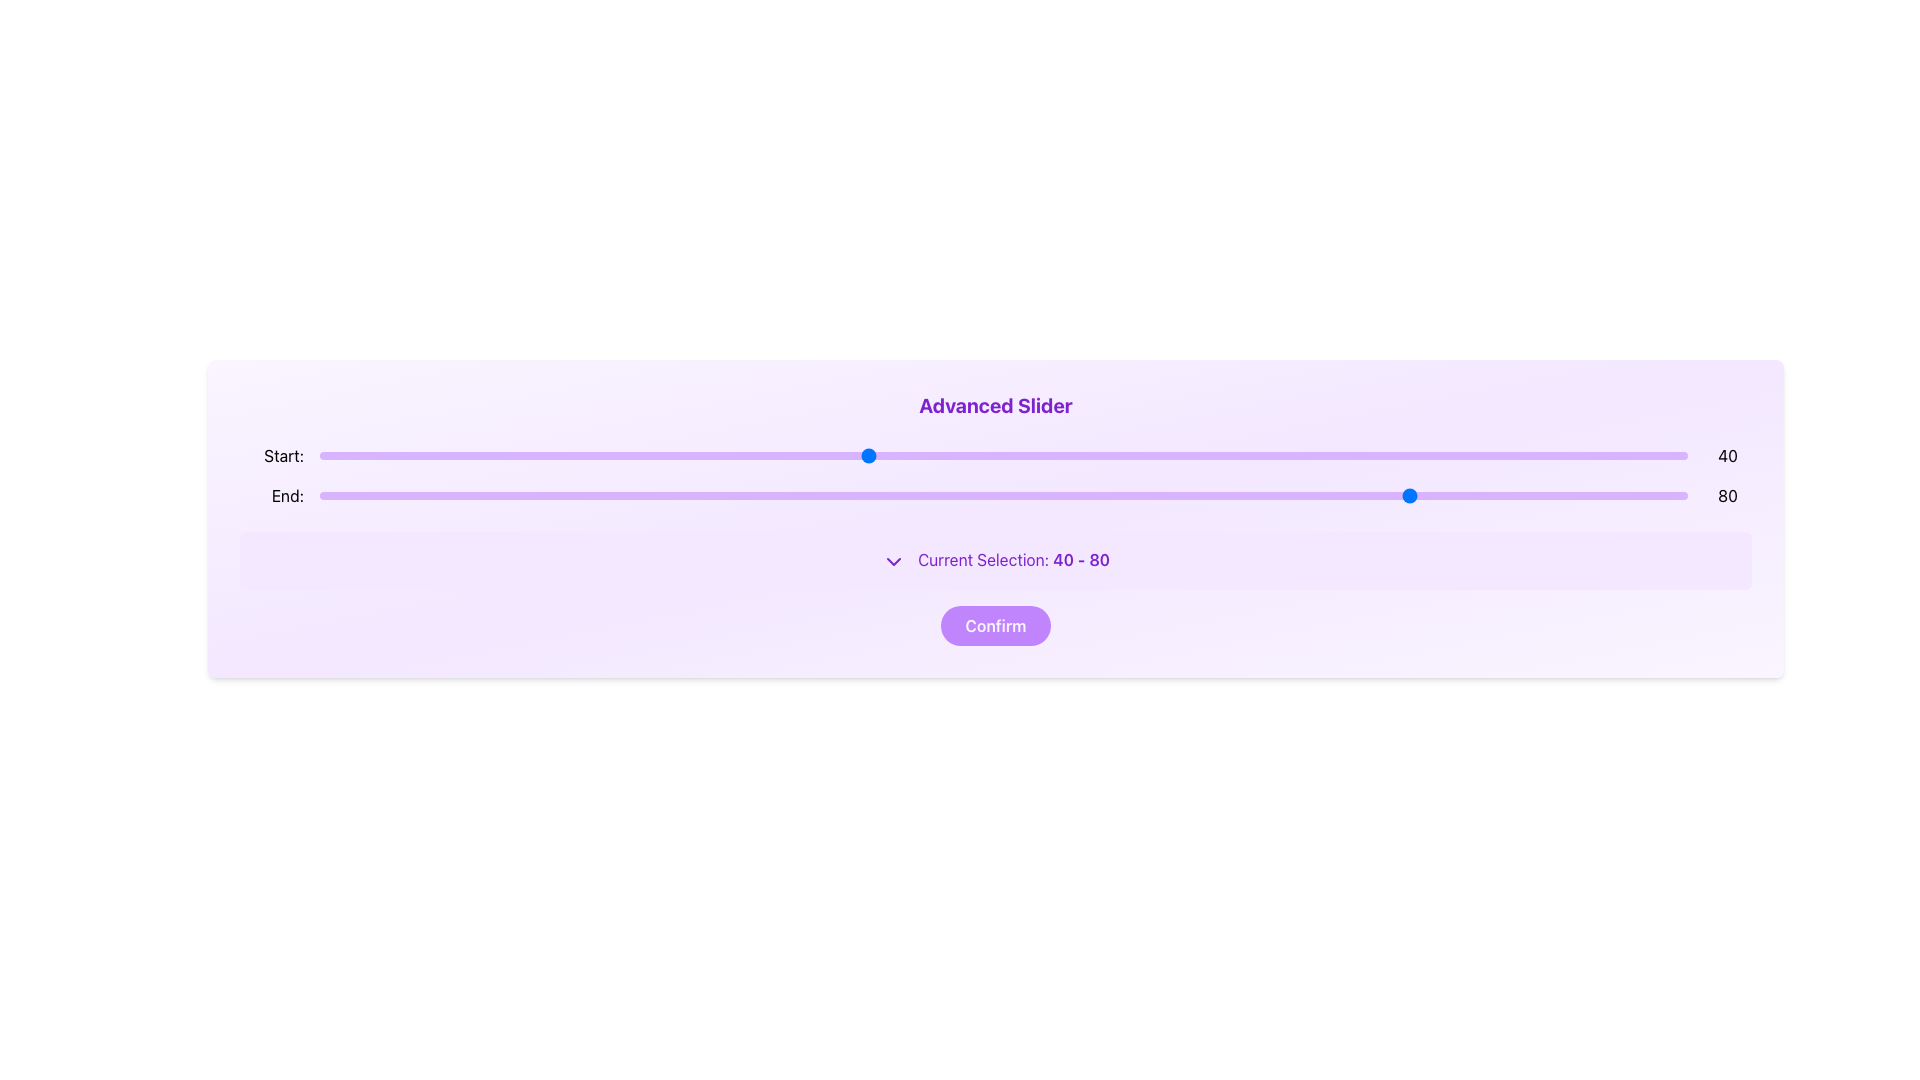 Image resolution: width=1920 pixels, height=1080 pixels. Describe the element at coordinates (511, 455) in the screenshot. I see `the start slider` at that location.